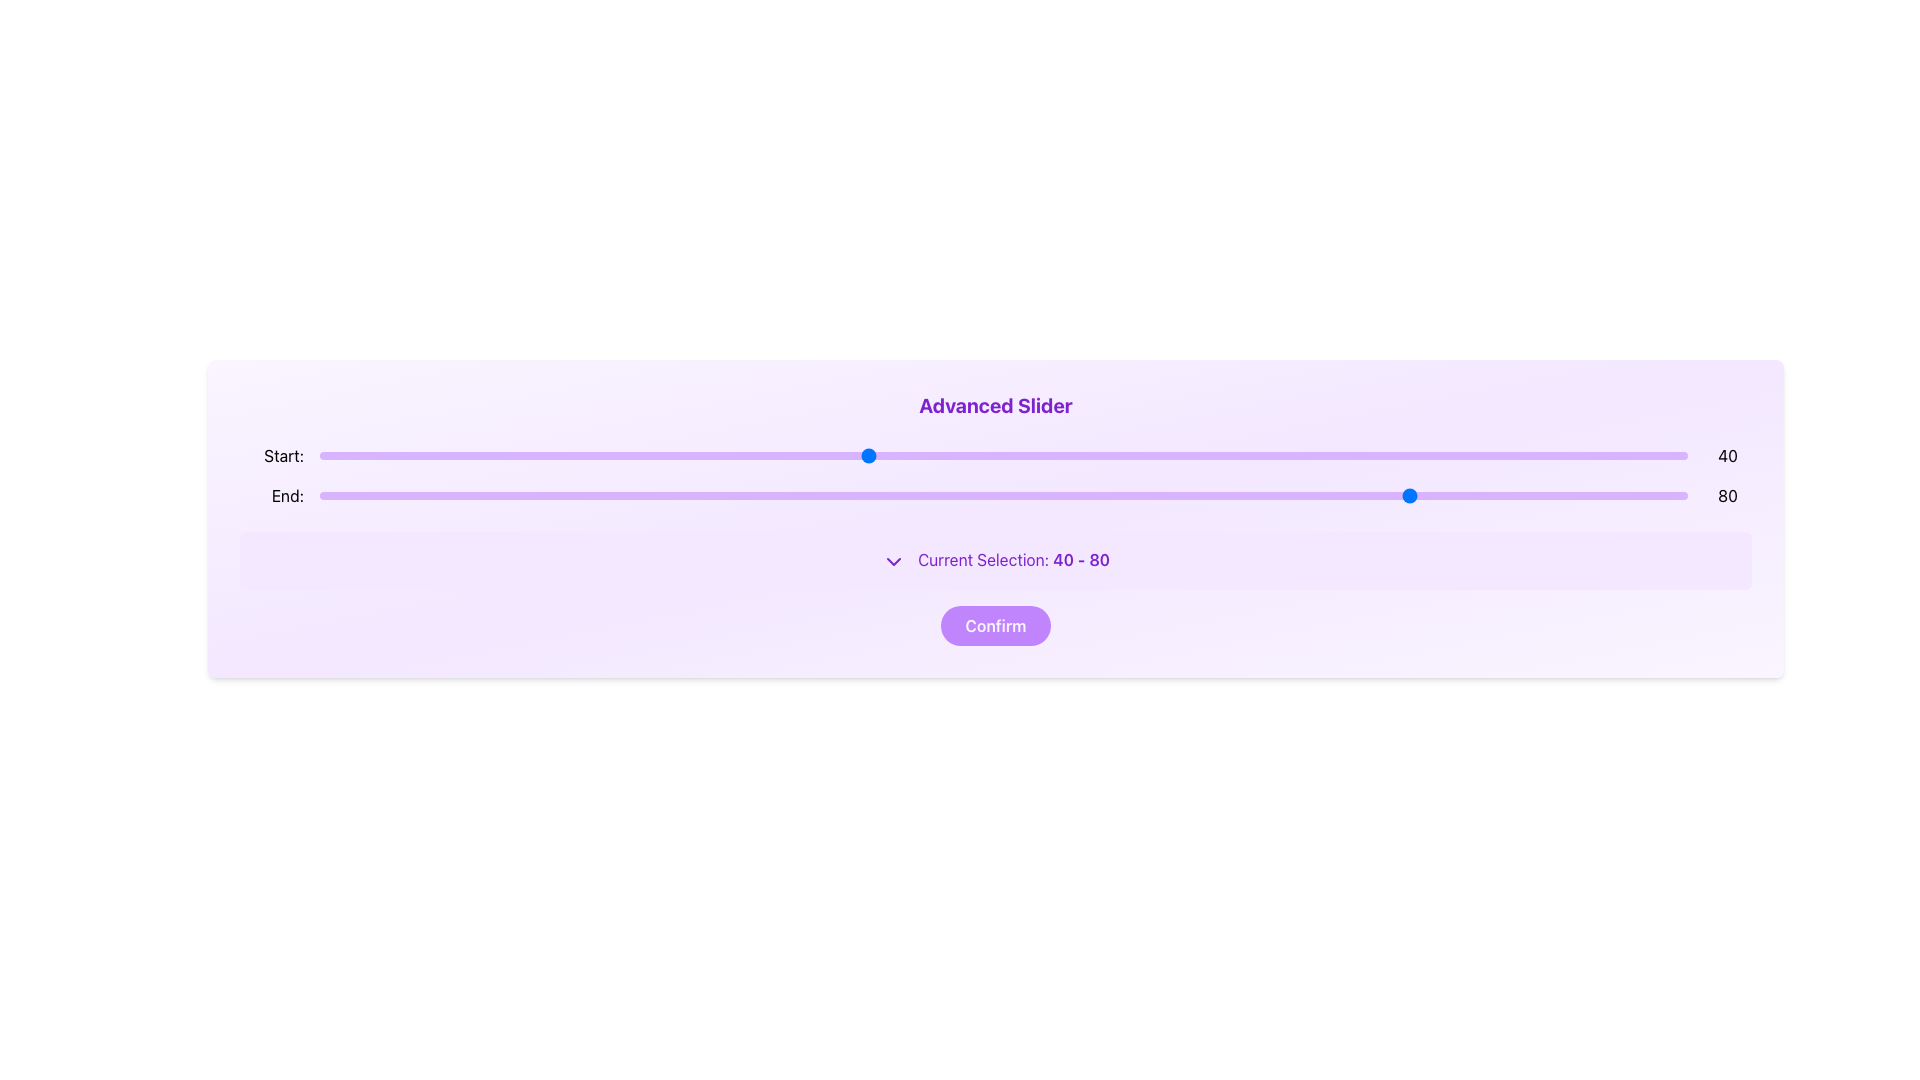 Image resolution: width=1920 pixels, height=1080 pixels. Describe the element at coordinates (511, 455) in the screenshot. I see `the start slider` at that location.